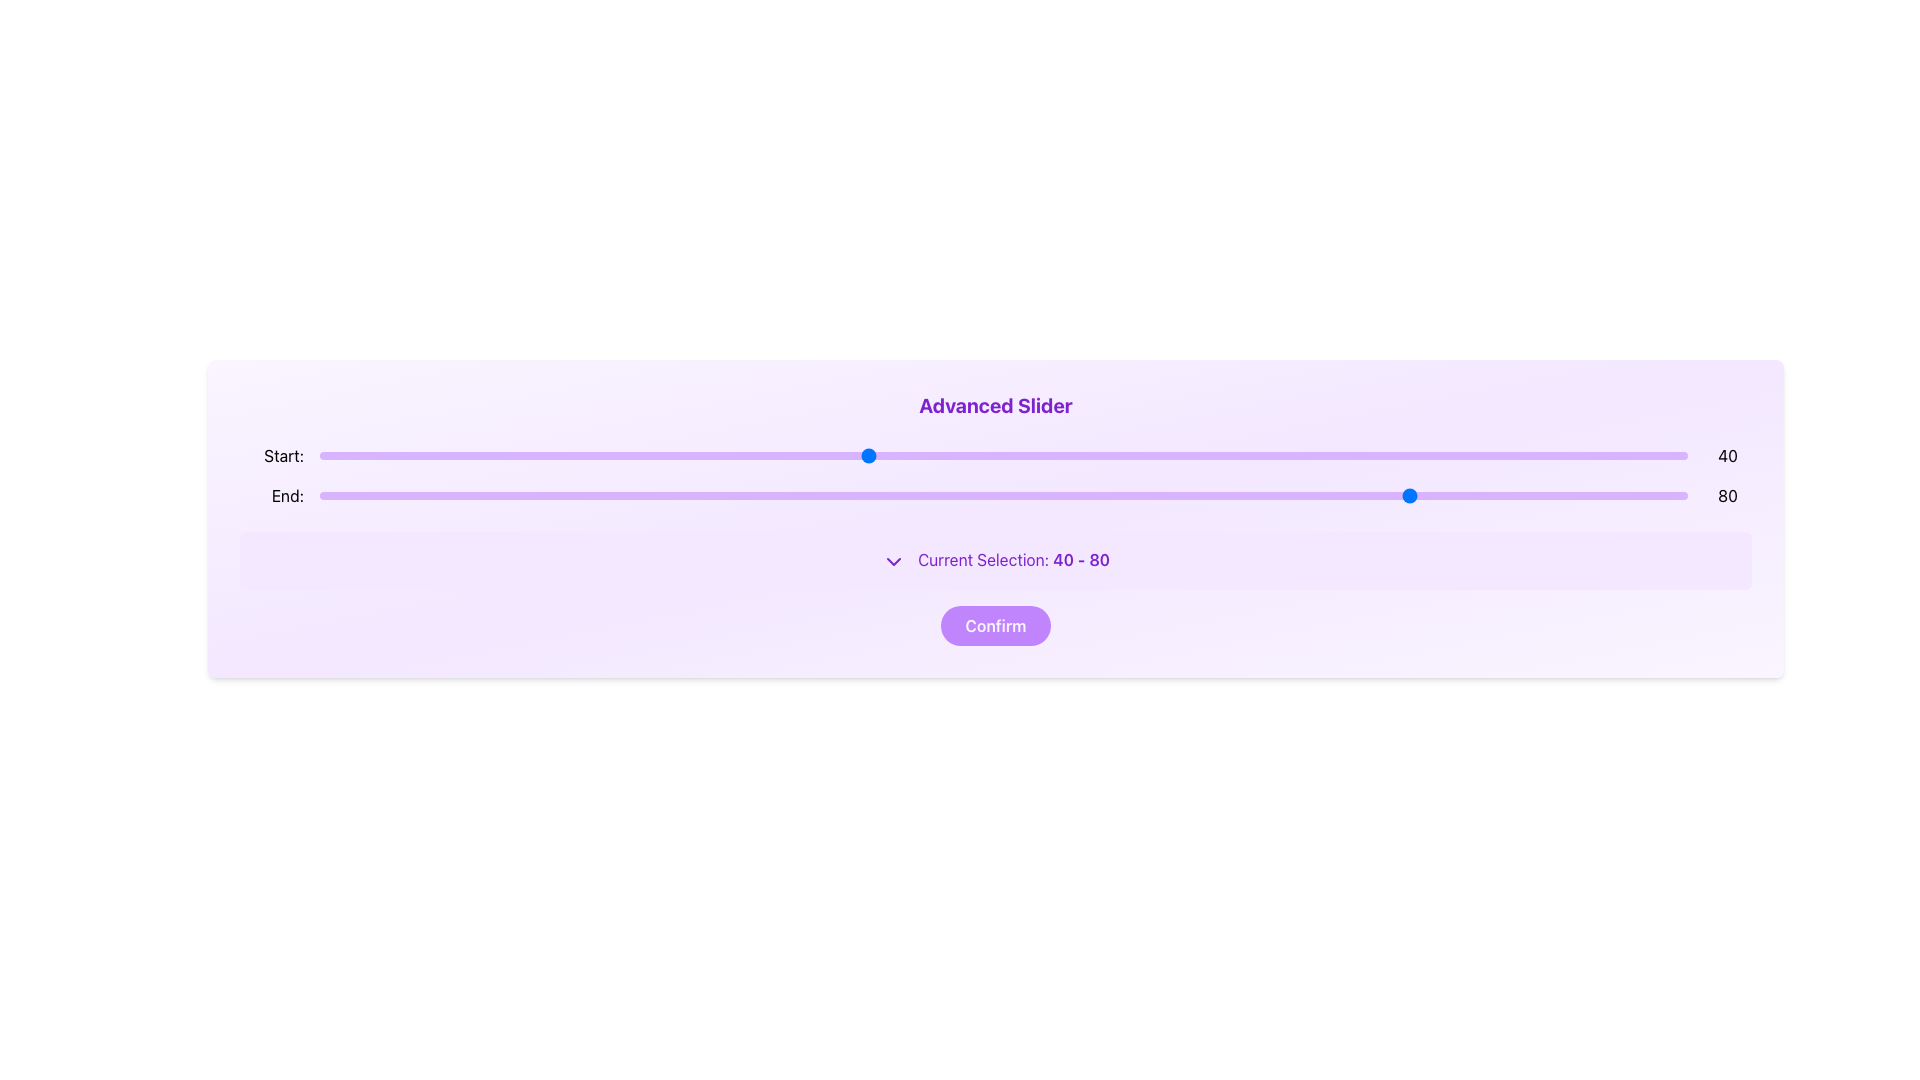 Image resolution: width=1920 pixels, height=1080 pixels. Describe the element at coordinates (511, 455) in the screenshot. I see `the start slider` at that location.